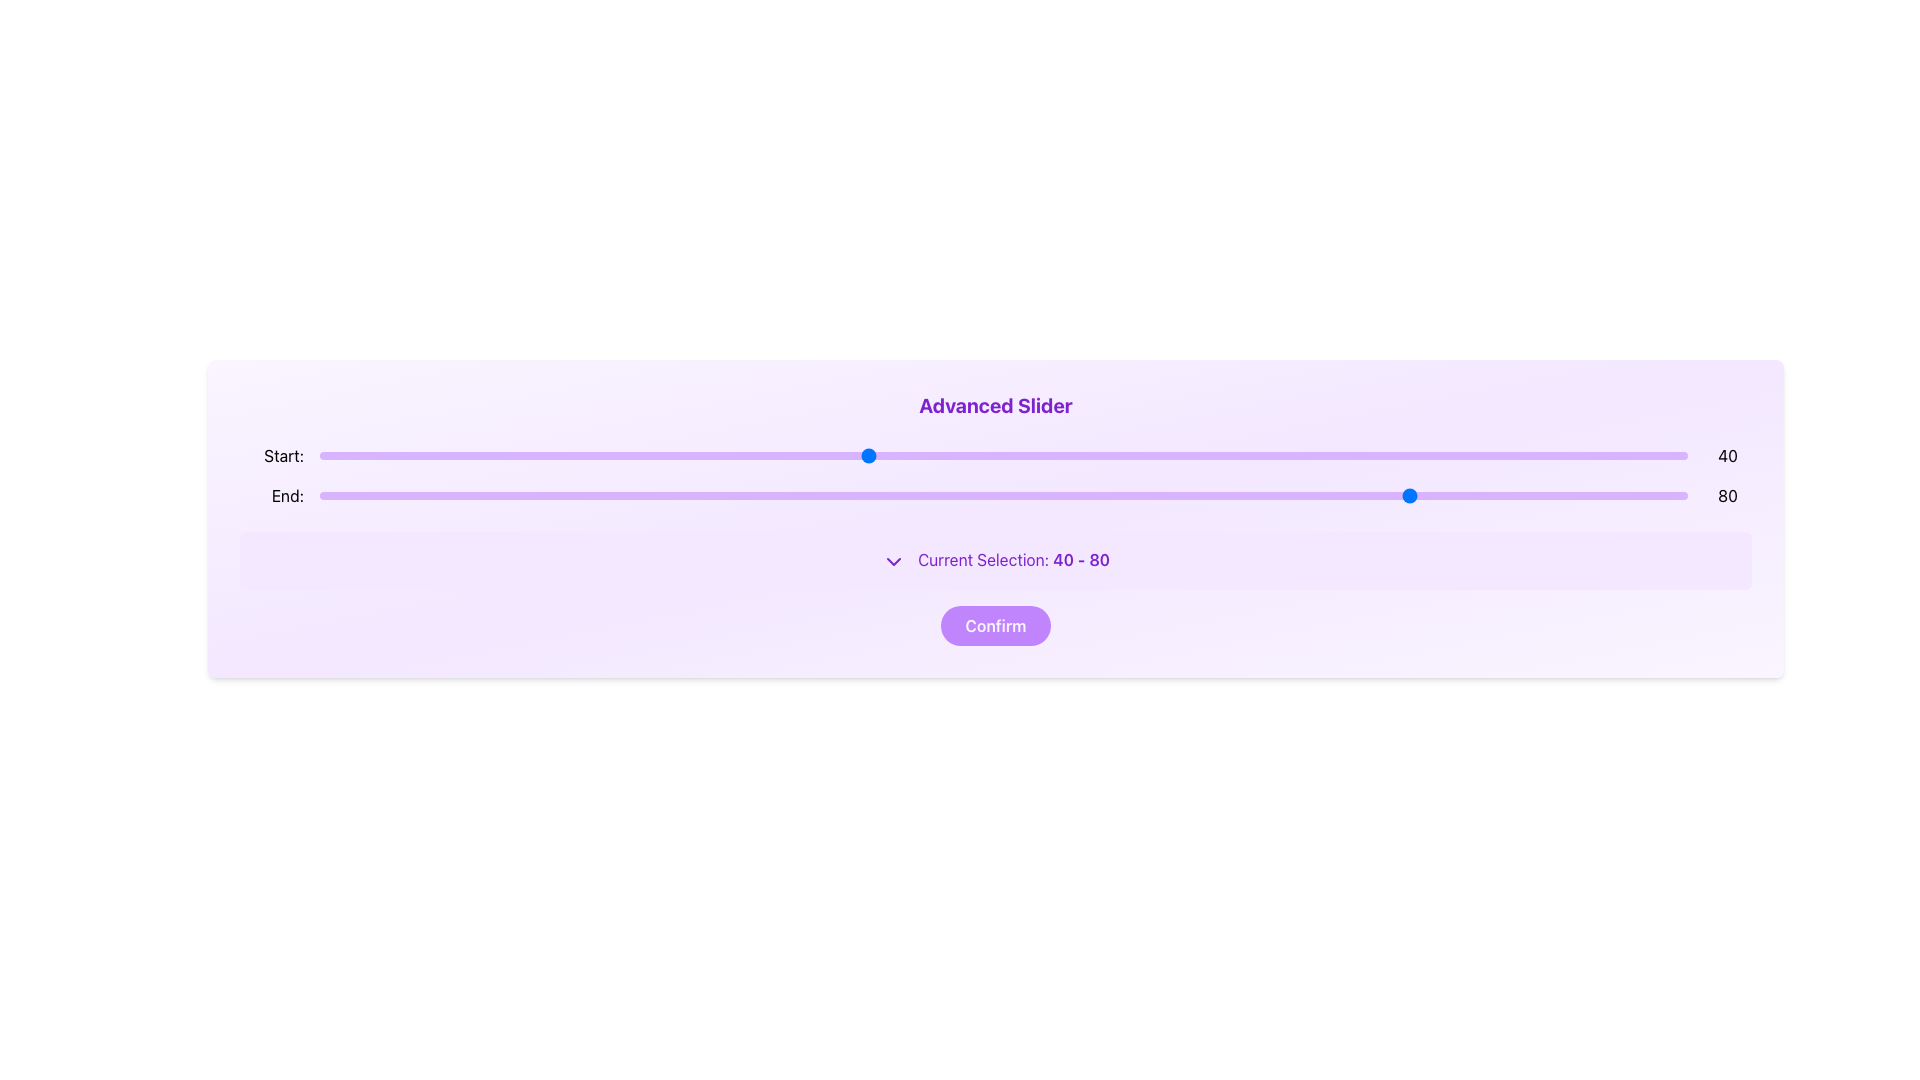 Image resolution: width=1920 pixels, height=1080 pixels. Describe the element at coordinates (511, 455) in the screenshot. I see `the start slider` at that location.